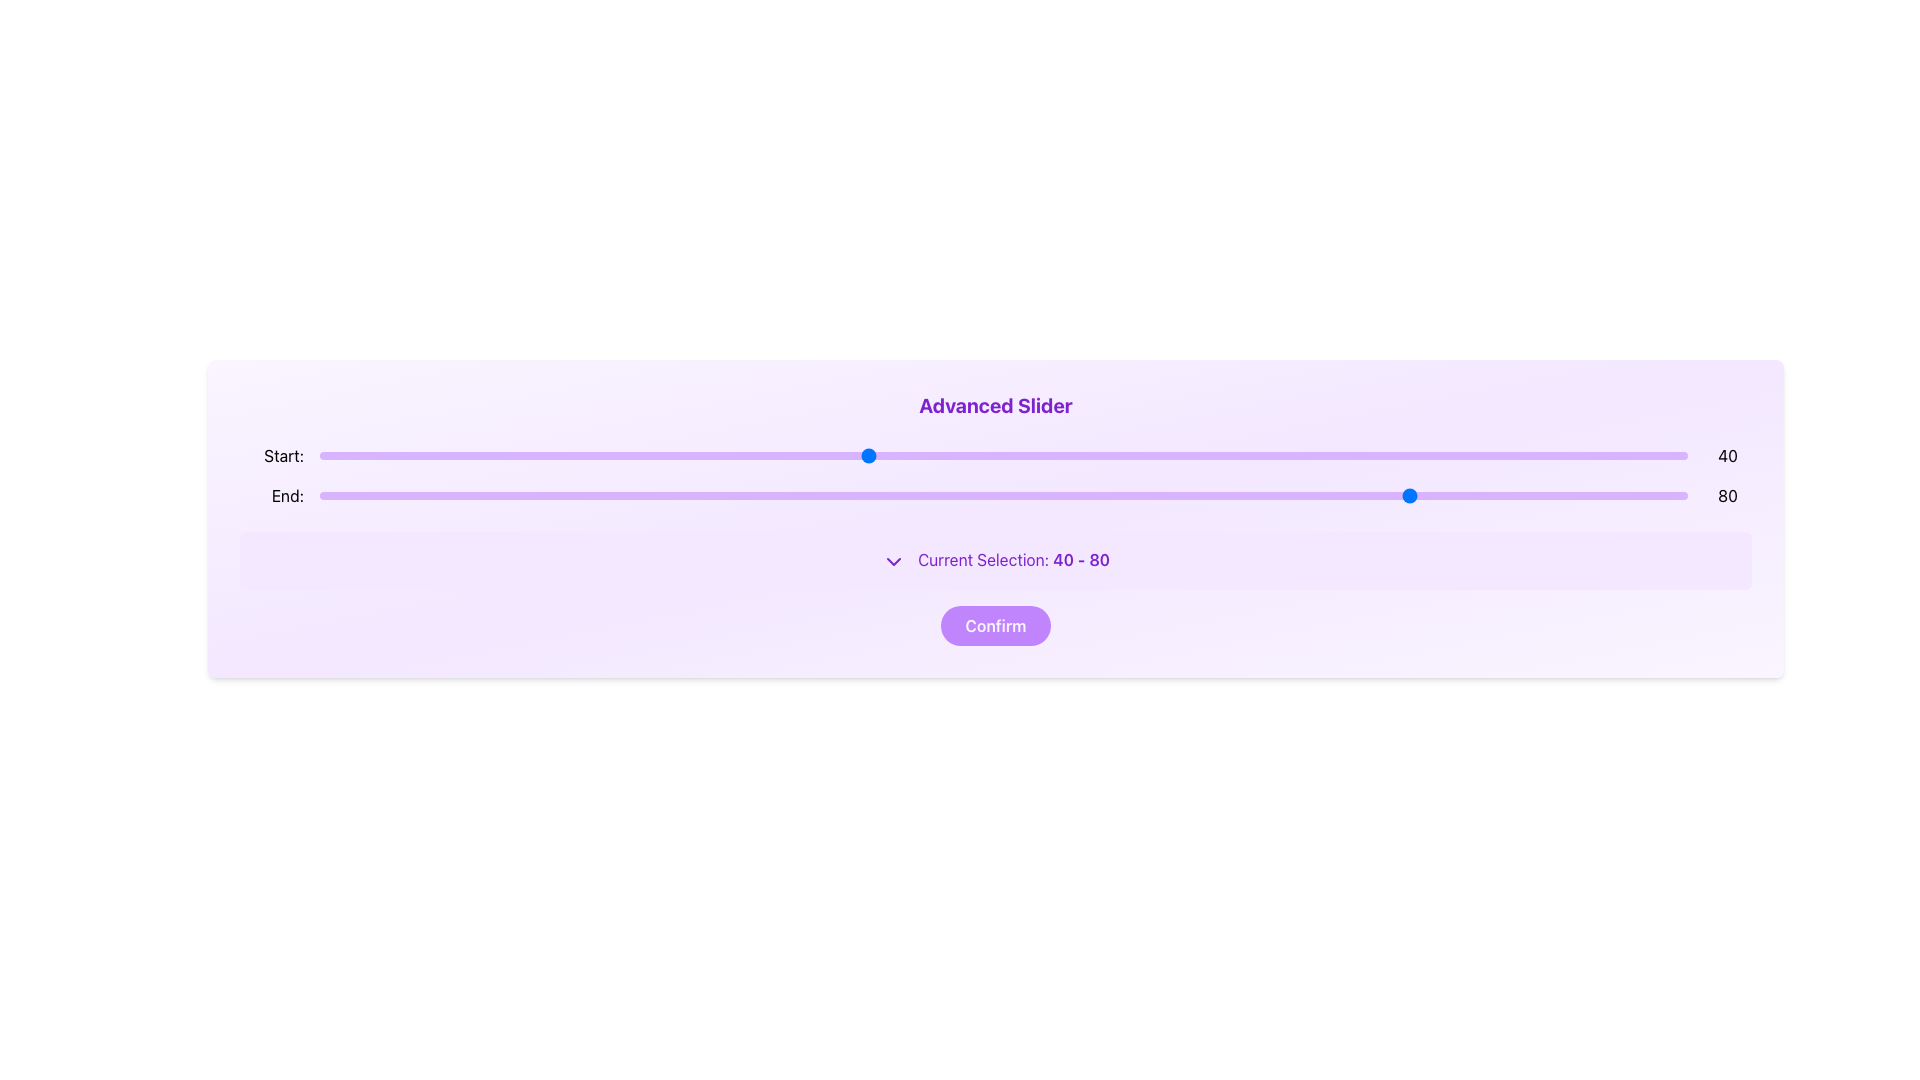 Image resolution: width=1920 pixels, height=1080 pixels. Describe the element at coordinates (511, 455) in the screenshot. I see `the start slider` at that location.